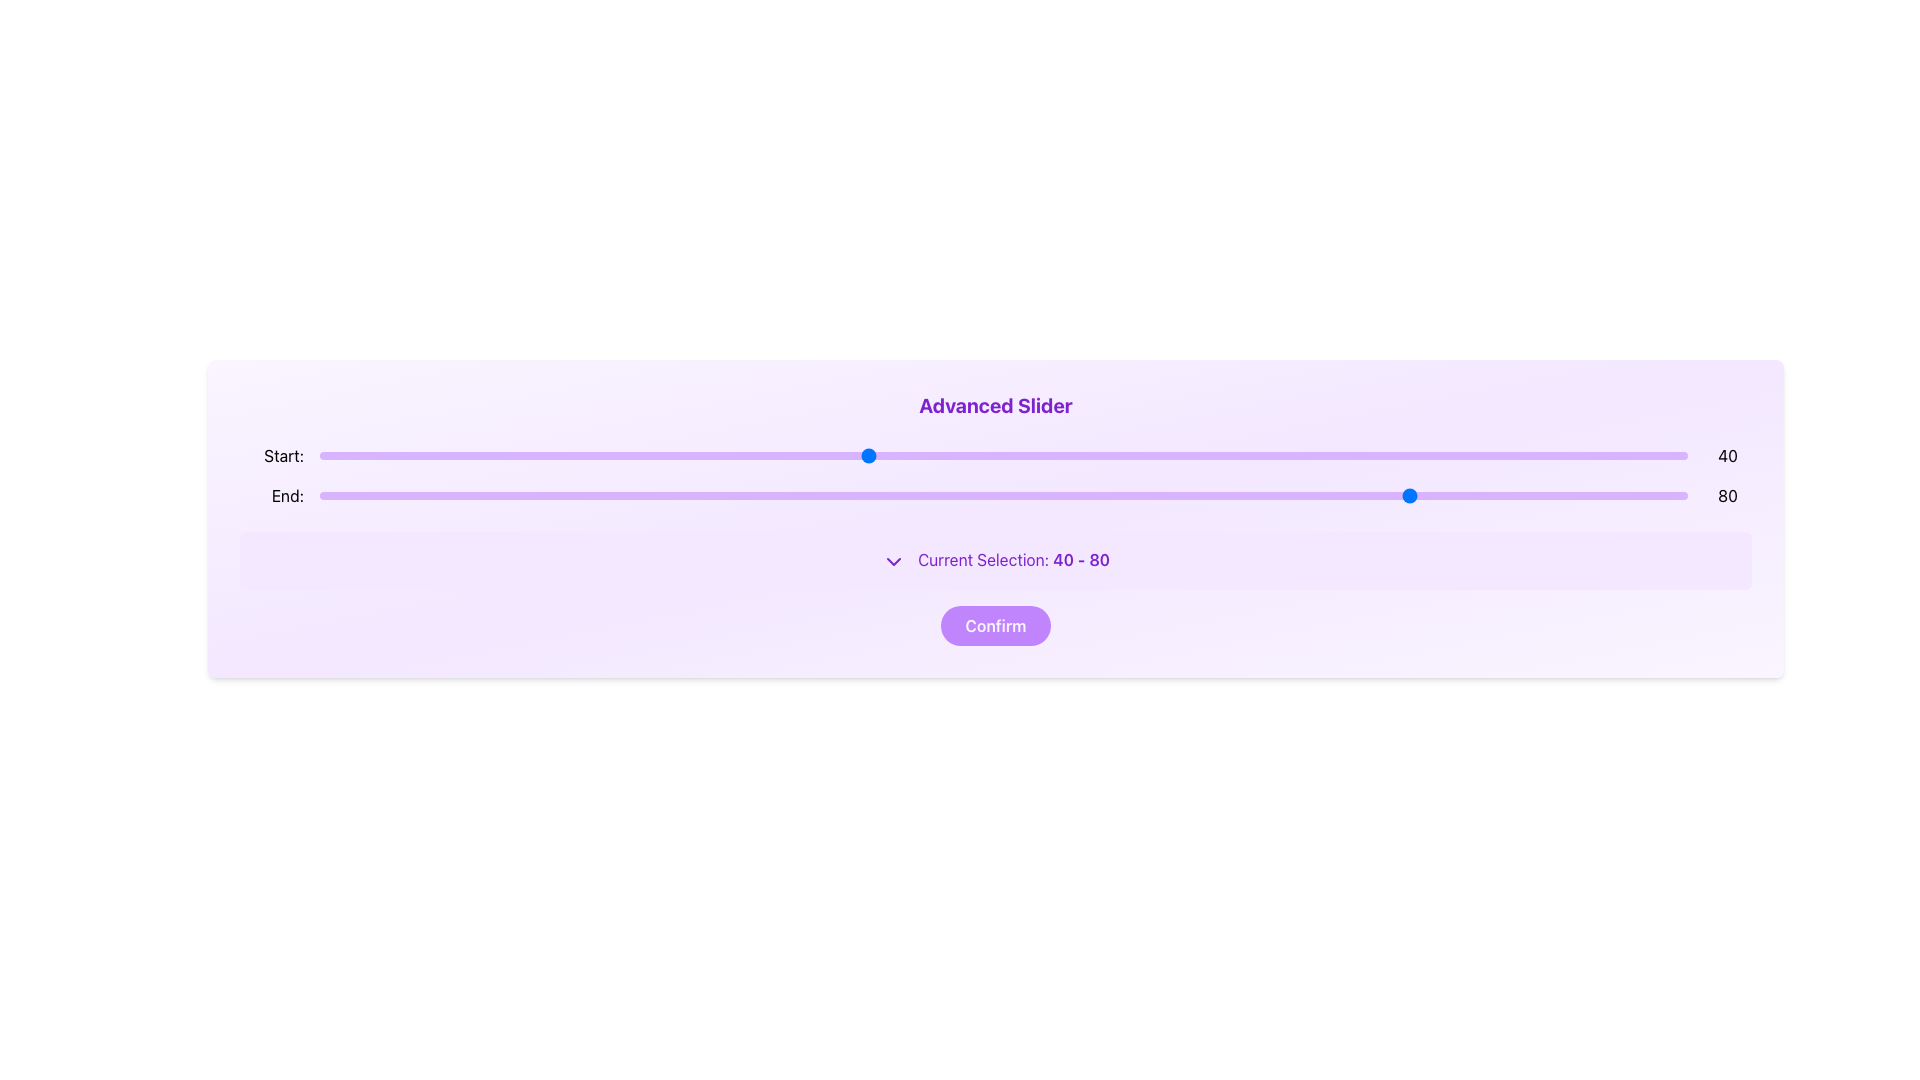 Image resolution: width=1920 pixels, height=1080 pixels. Describe the element at coordinates (511, 455) in the screenshot. I see `the start slider` at that location.